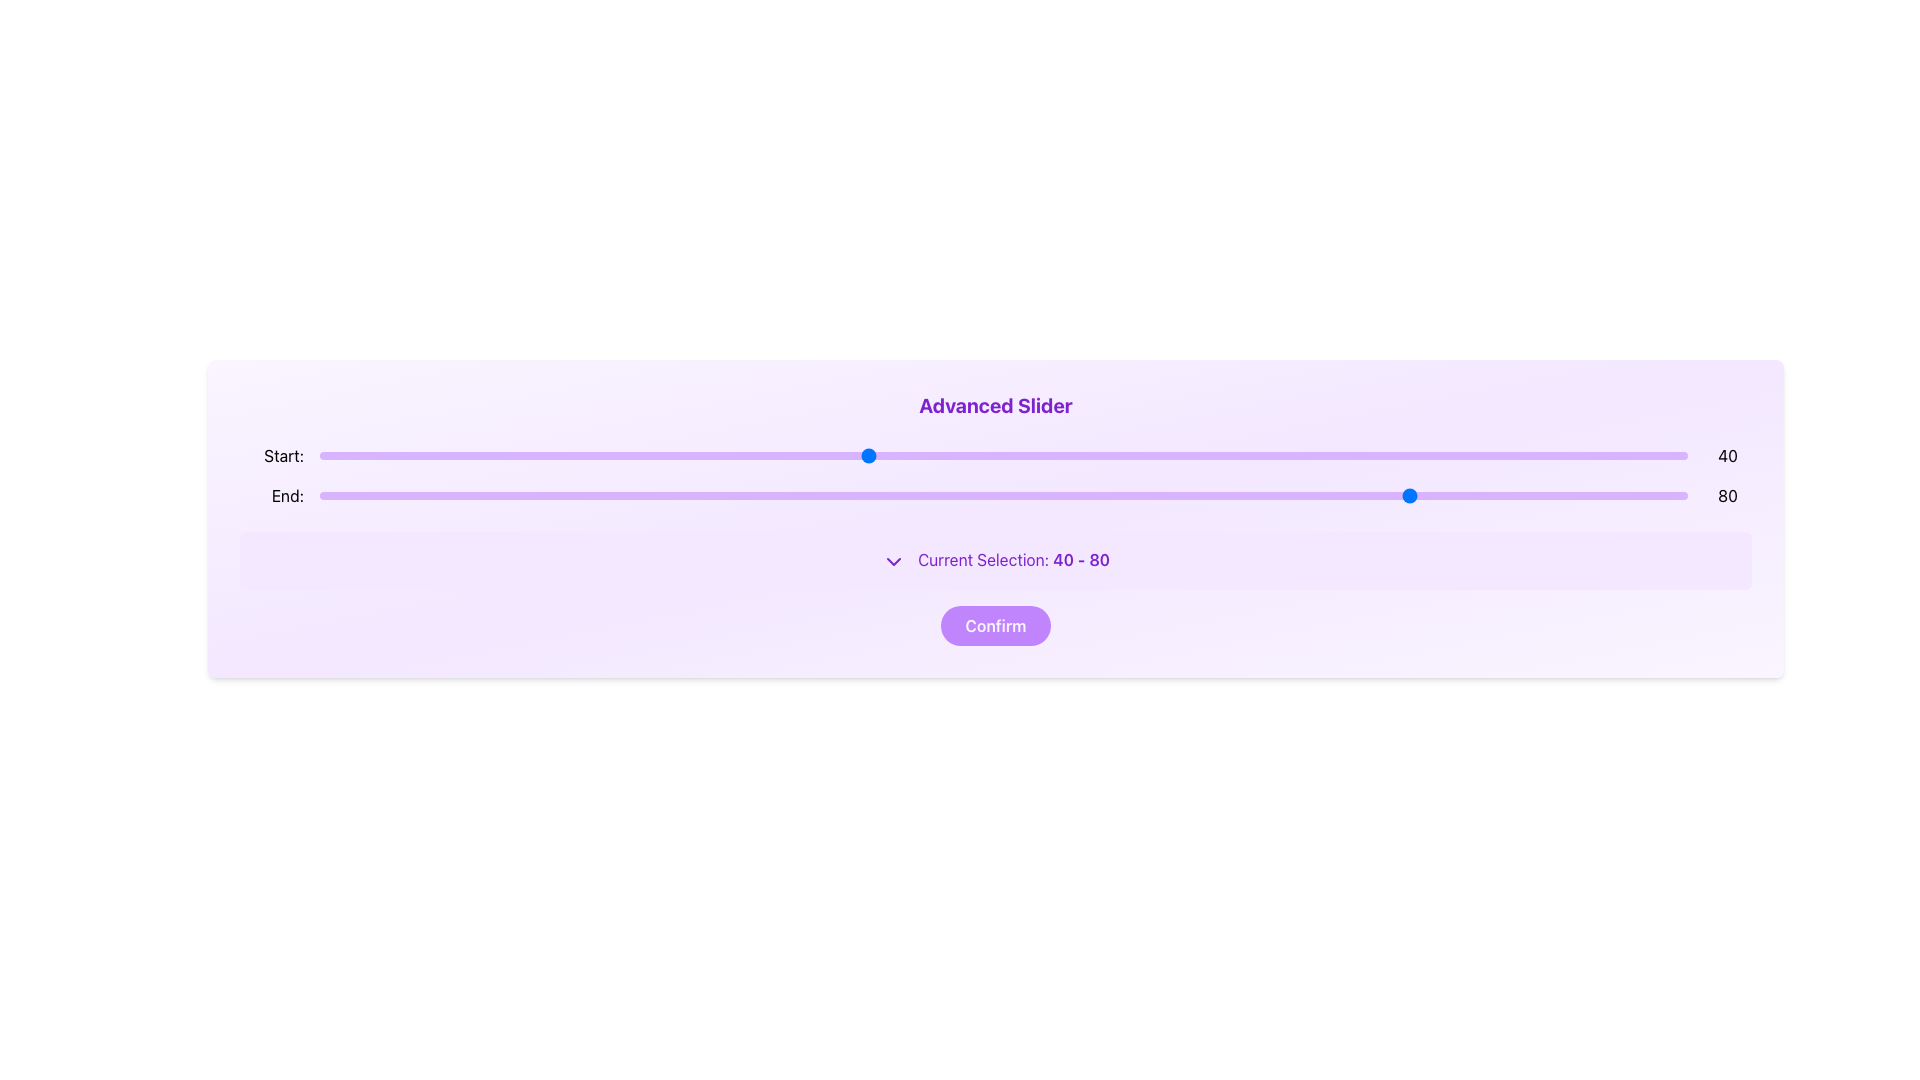 Image resolution: width=1920 pixels, height=1080 pixels. Describe the element at coordinates (511, 455) in the screenshot. I see `the start slider` at that location.